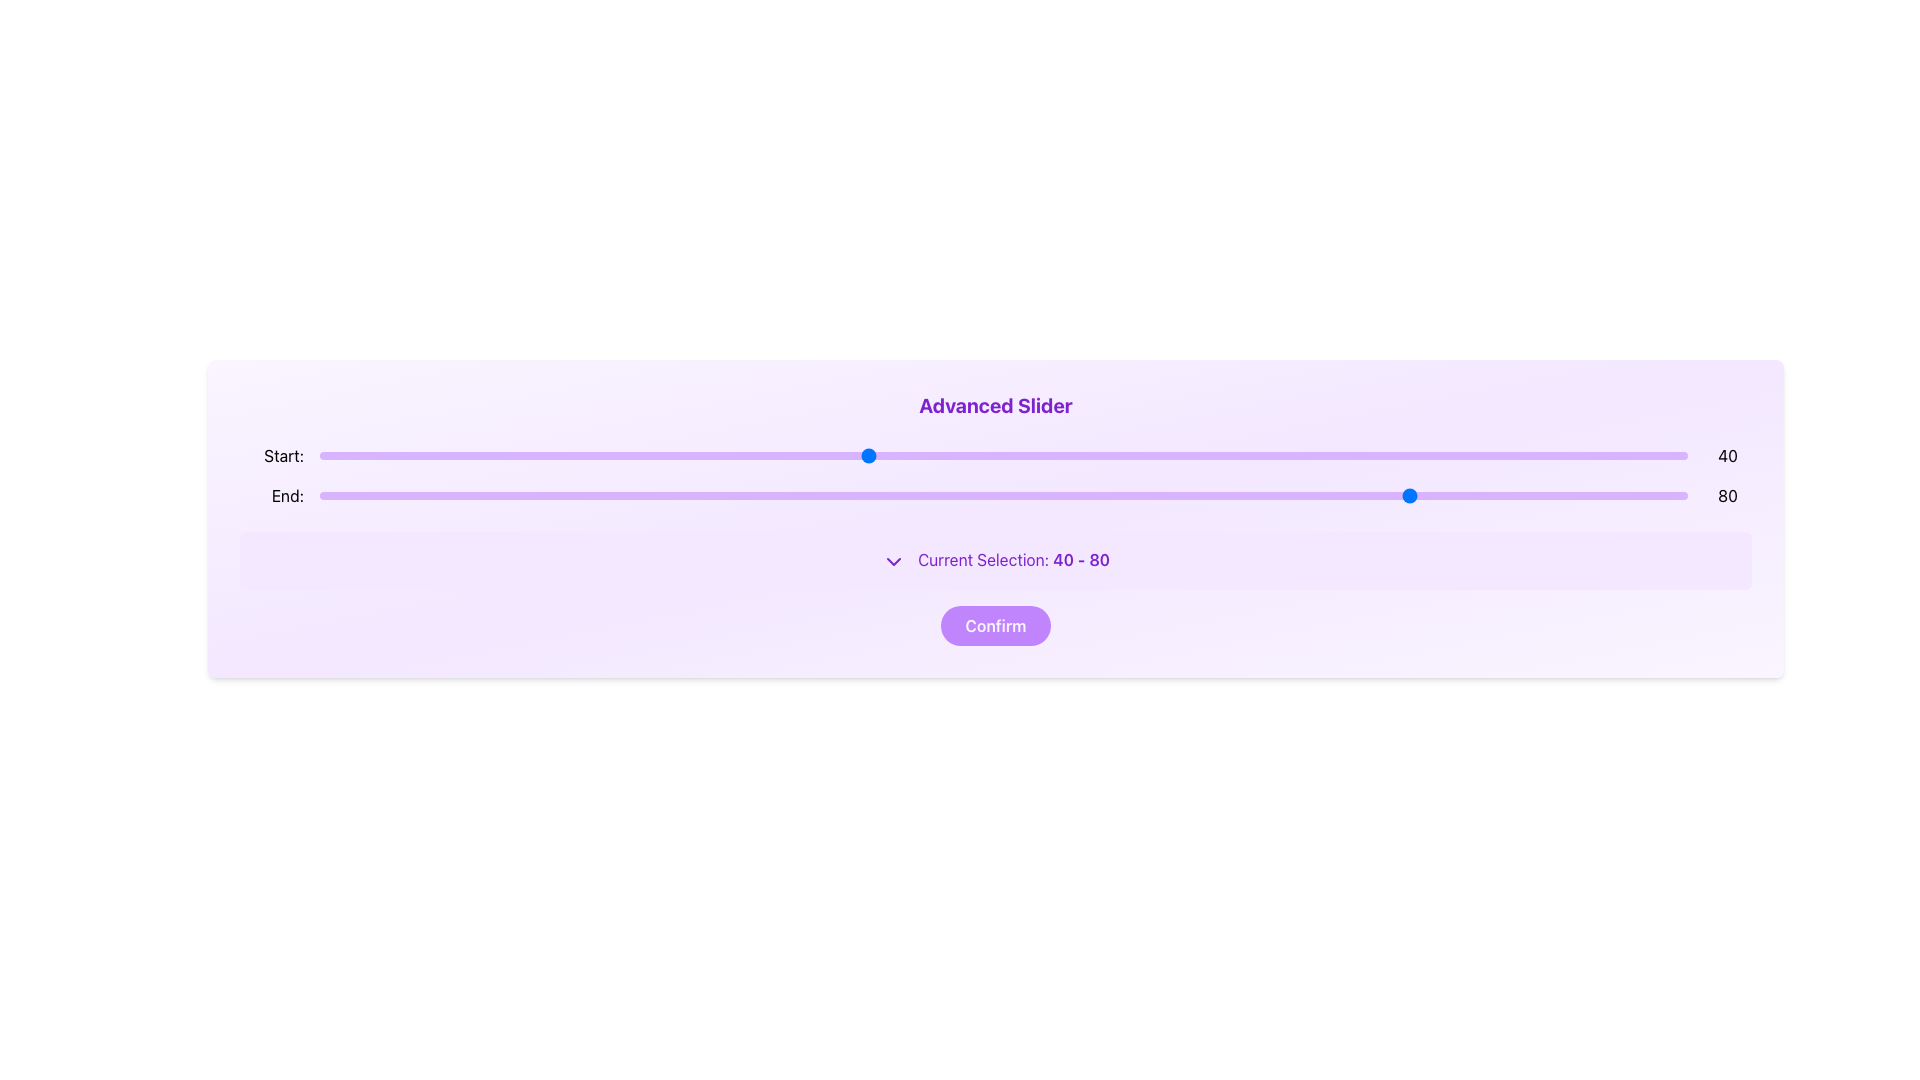 Image resolution: width=1920 pixels, height=1080 pixels. Describe the element at coordinates (511, 455) in the screenshot. I see `the start slider` at that location.